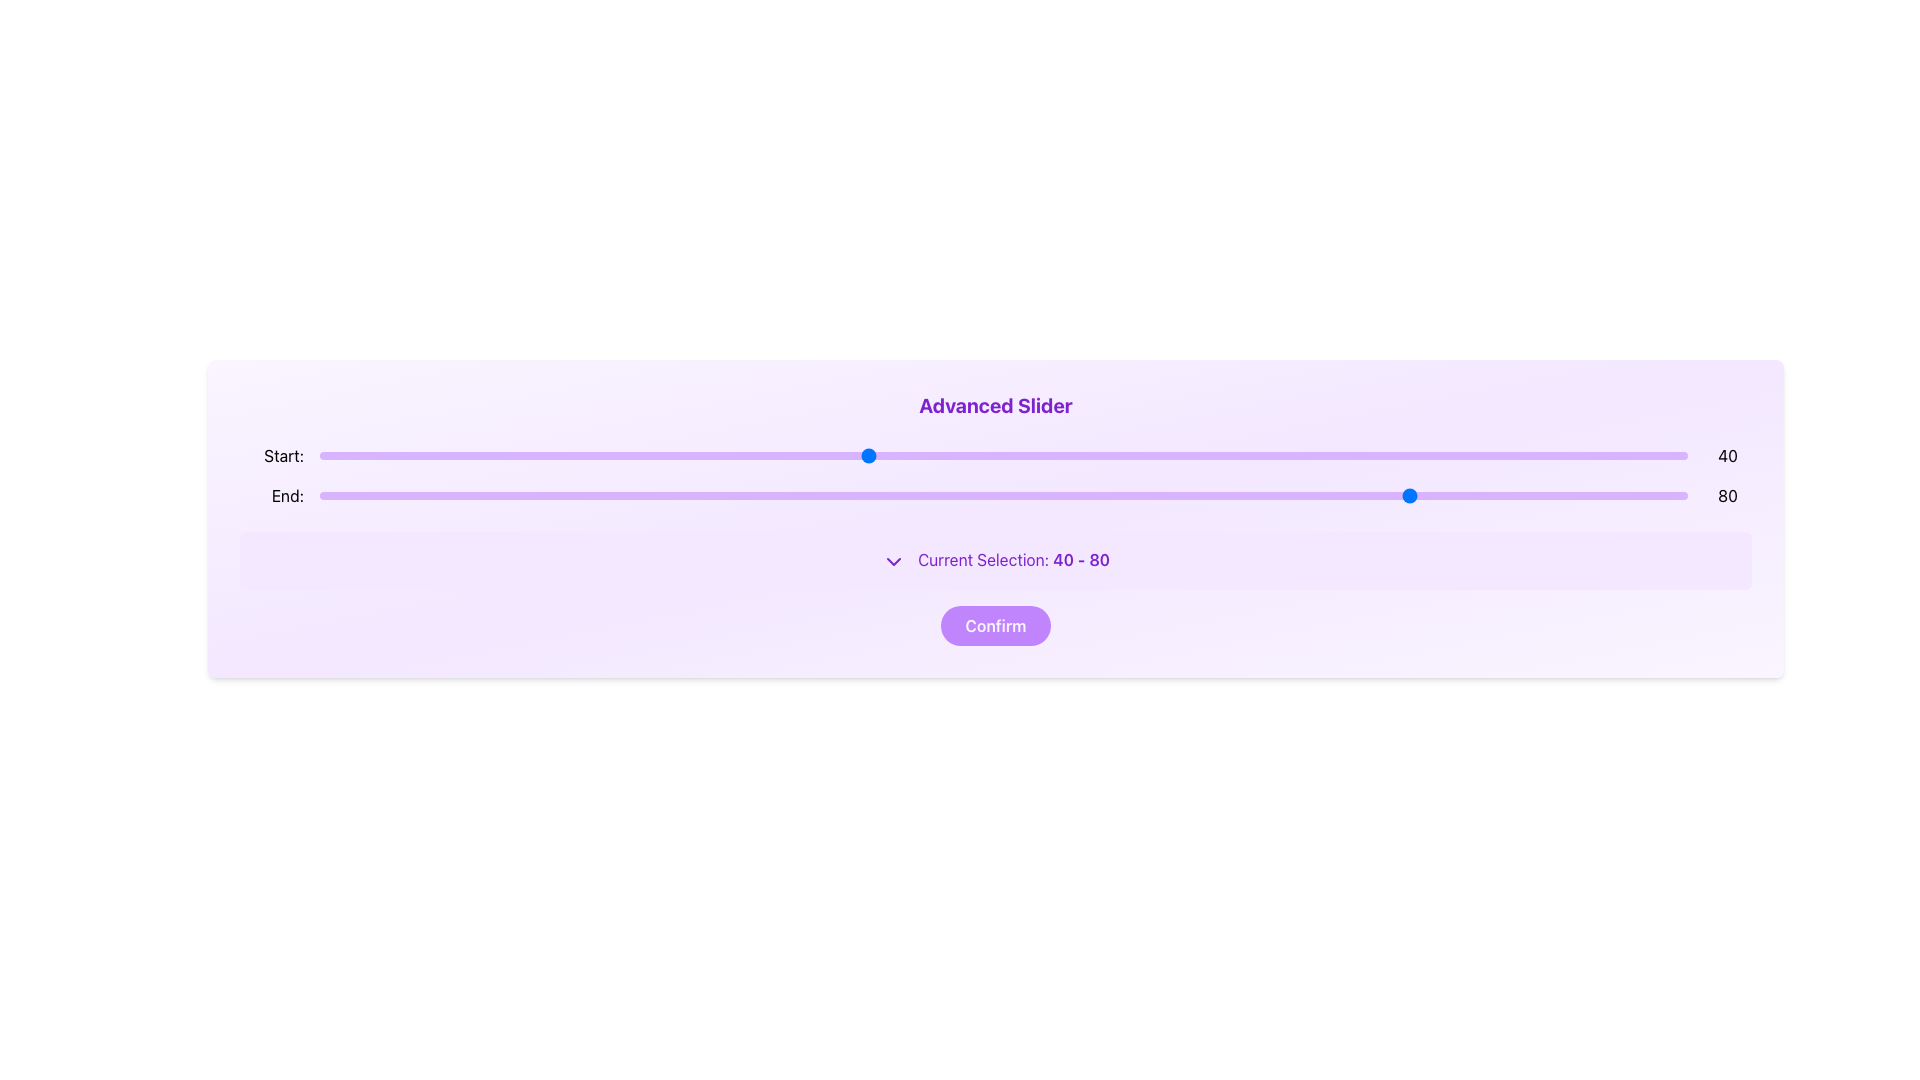 Image resolution: width=1920 pixels, height=1080 pixels. Describe the element at coordinates (511, 455) in the screenshot. I see `the start slider` at that location.